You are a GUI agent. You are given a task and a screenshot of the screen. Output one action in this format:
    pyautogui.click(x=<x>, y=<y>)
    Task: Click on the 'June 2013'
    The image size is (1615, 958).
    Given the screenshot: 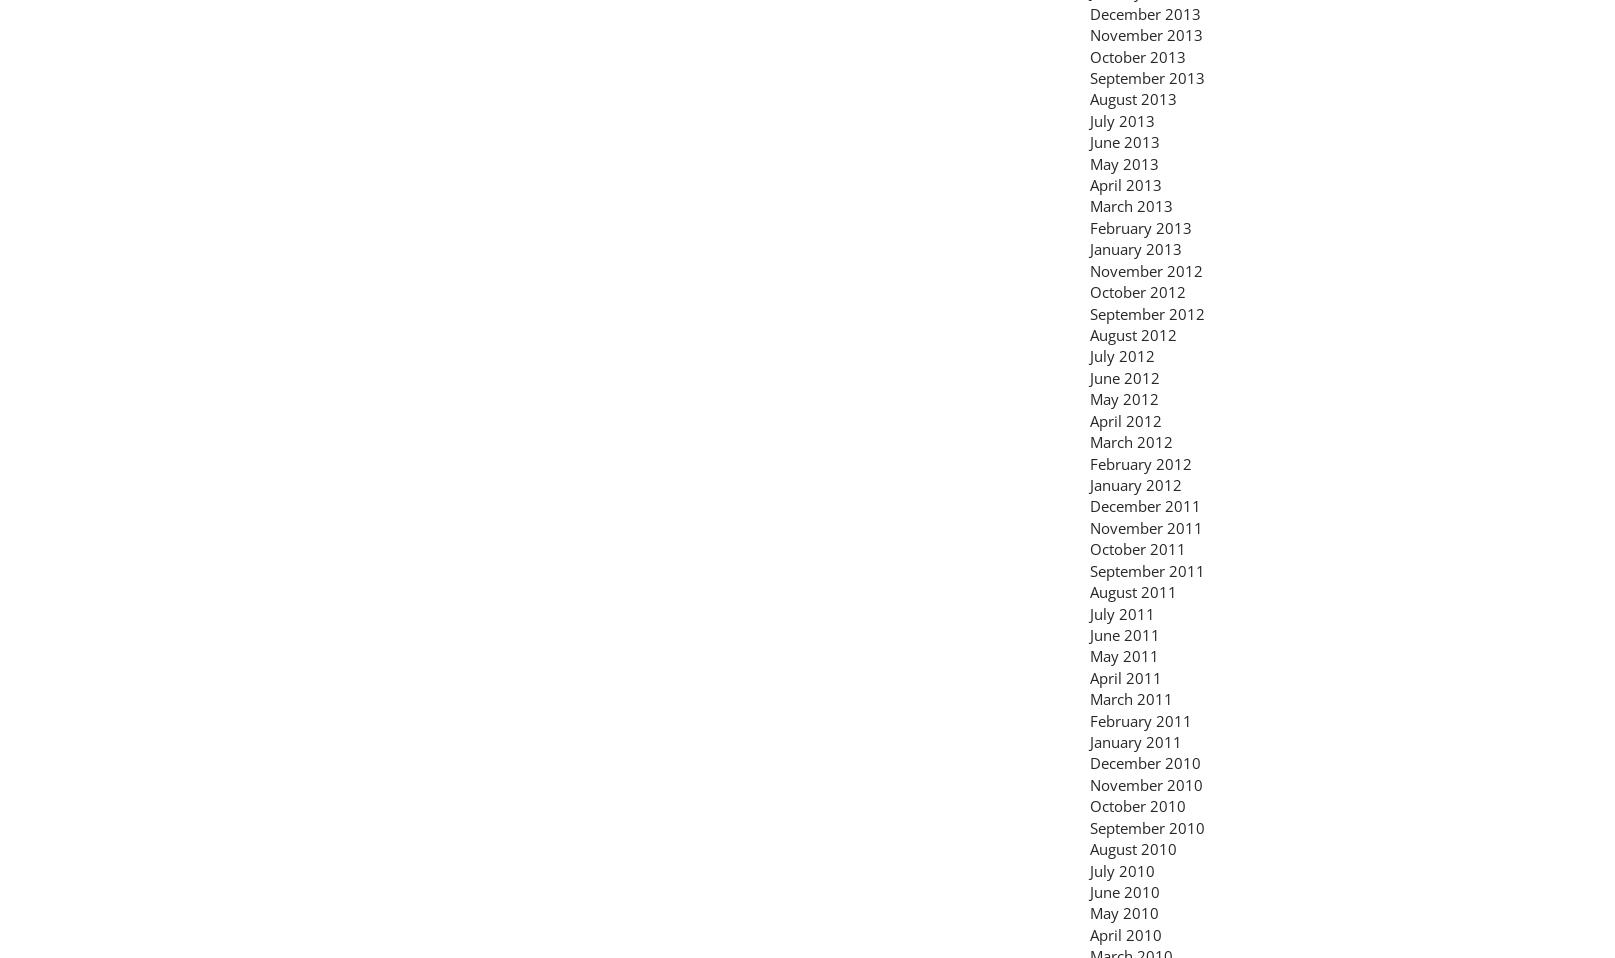 What is the action you would take?
    pyautogui.click(x=1125, y=141)
    